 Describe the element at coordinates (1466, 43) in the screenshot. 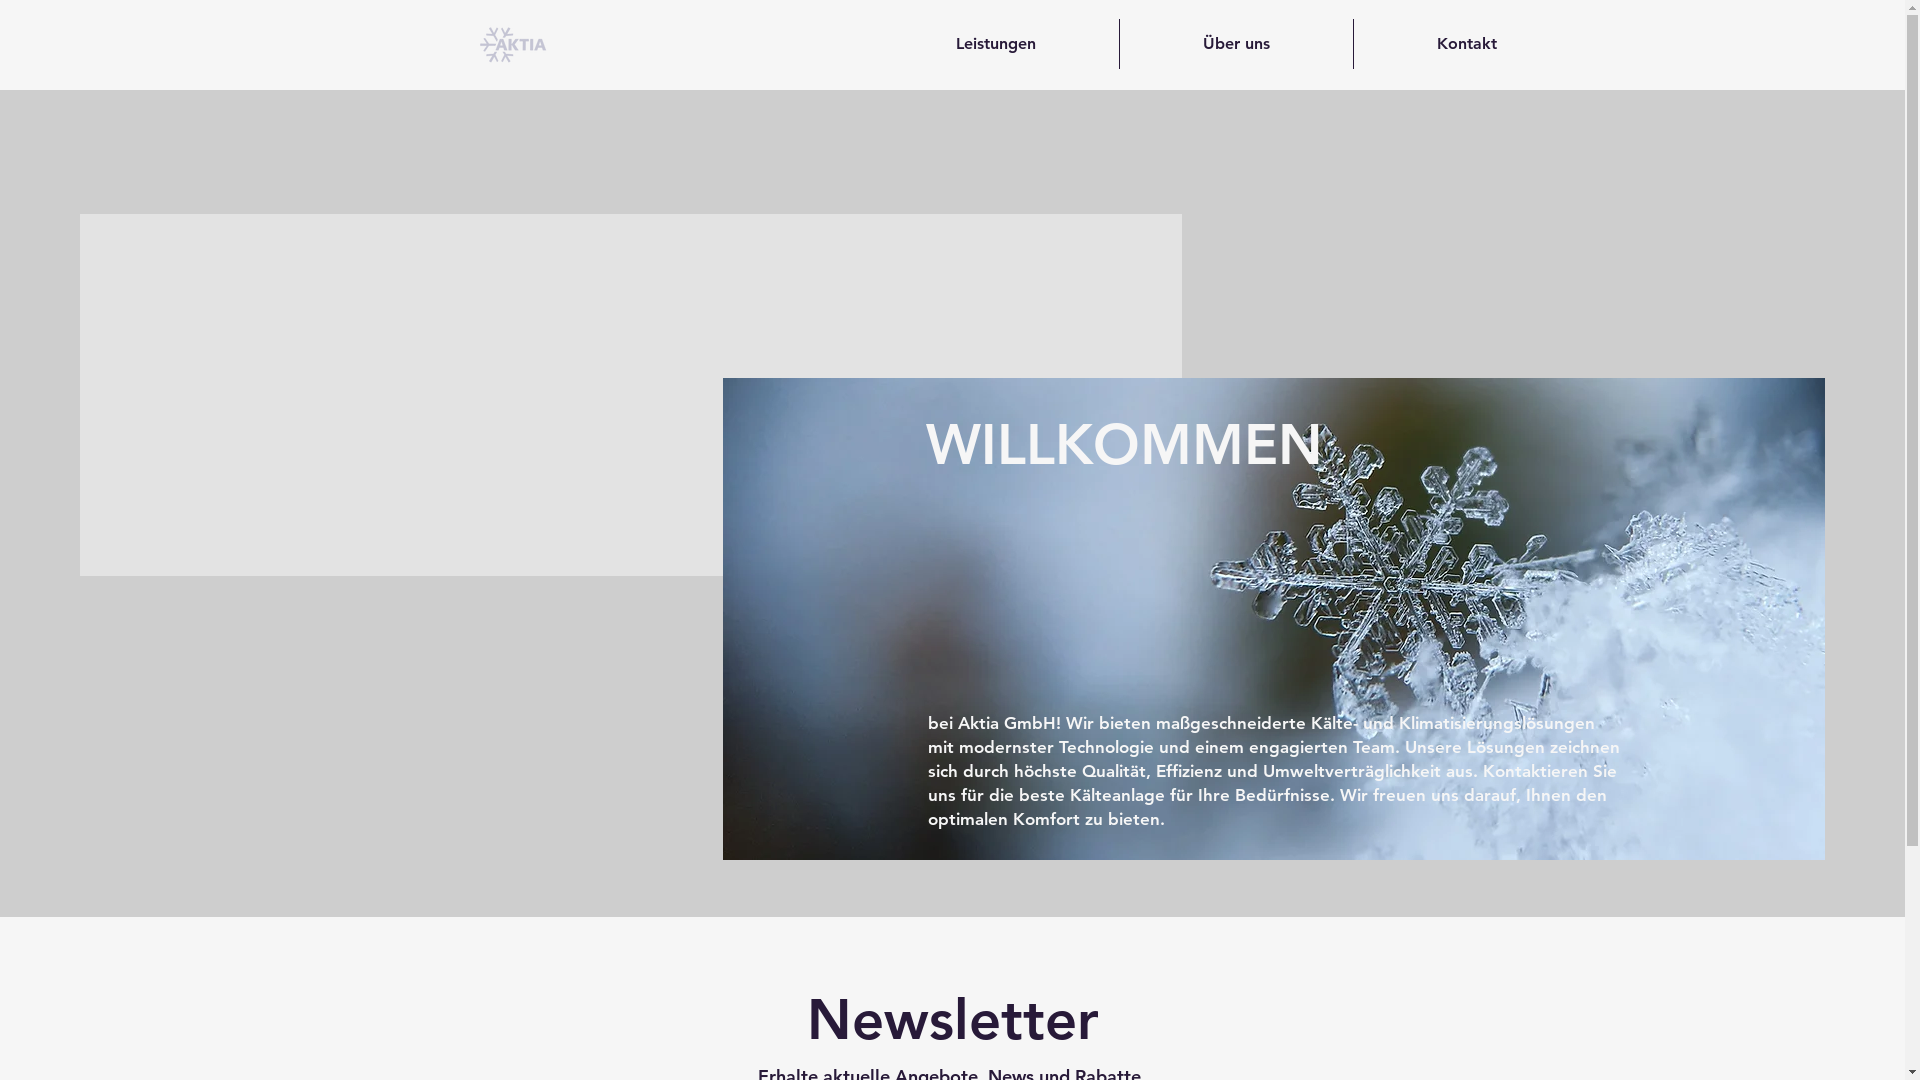

I see `'Kontakt'` at that location.